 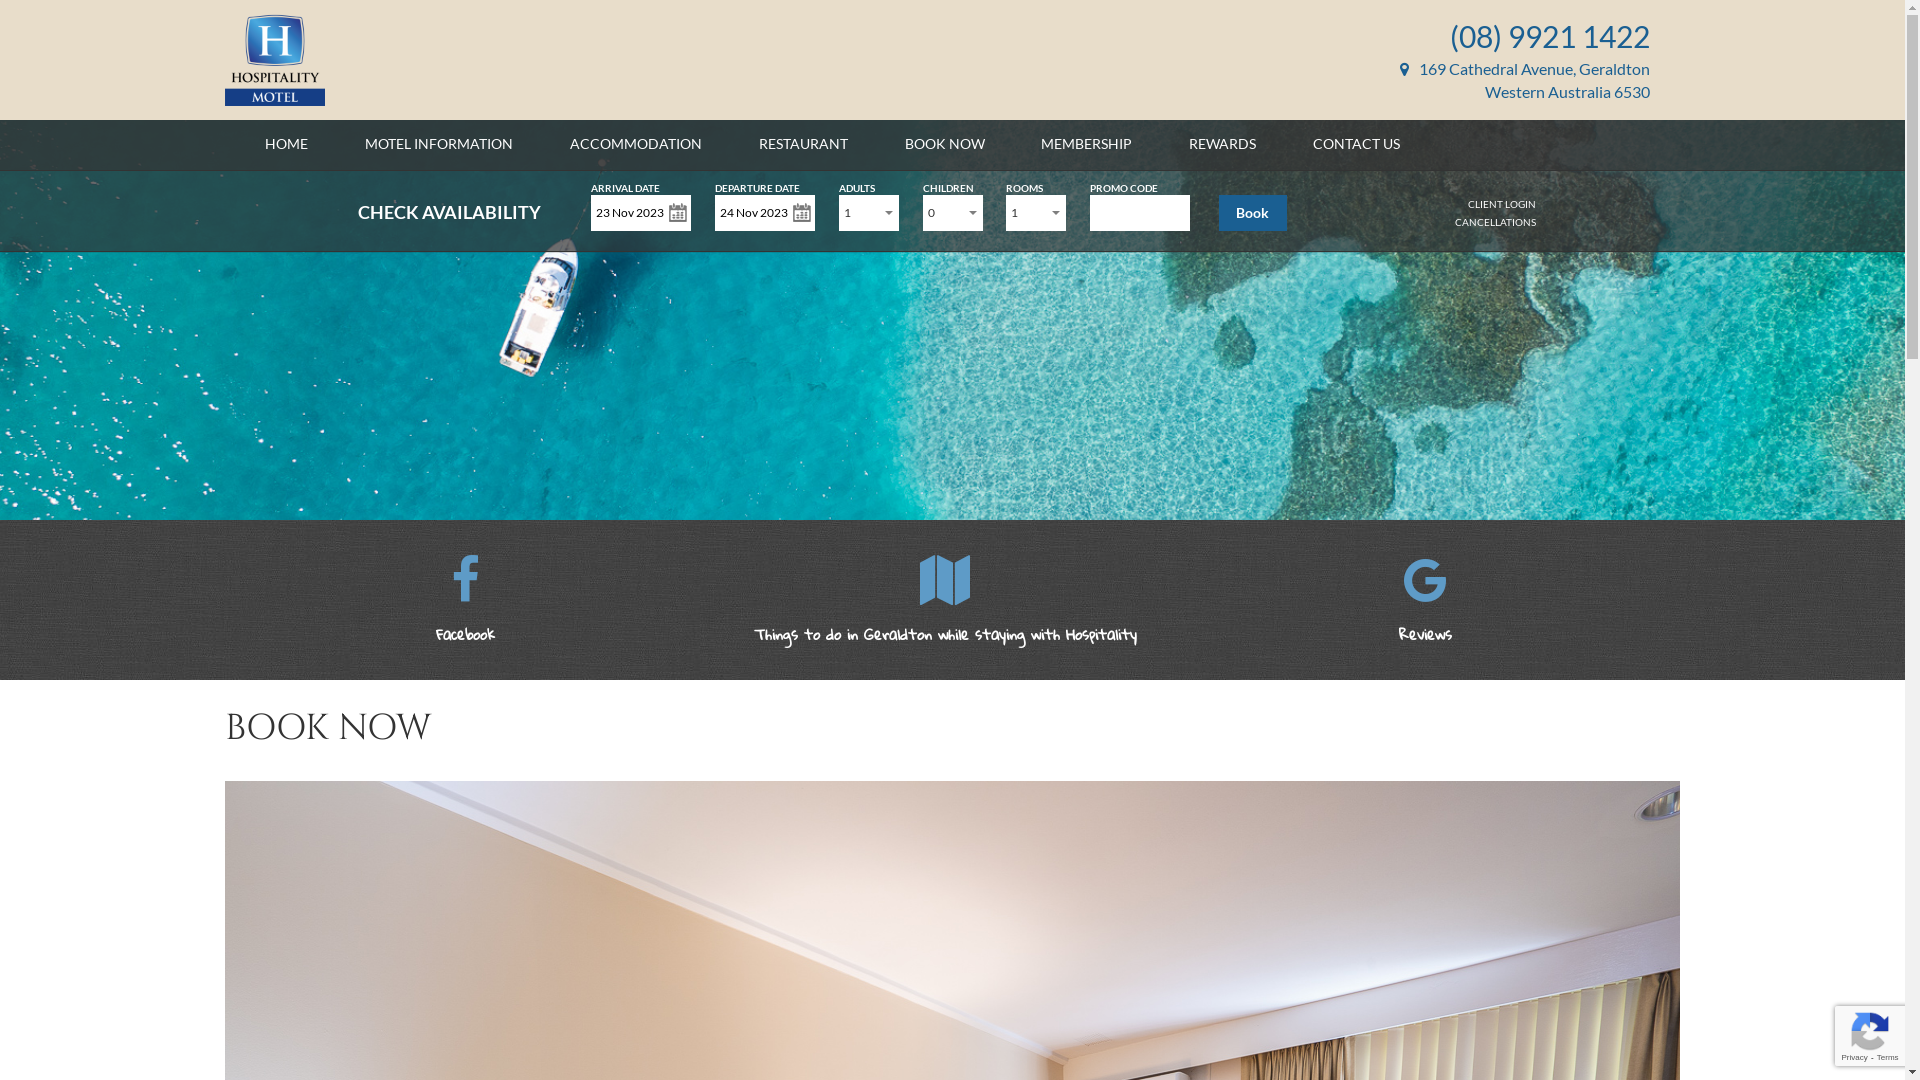 What do you see at coordinates (1218, 212) in the screenshot?
I see `'Book'` at bounding box center [1218, 212].